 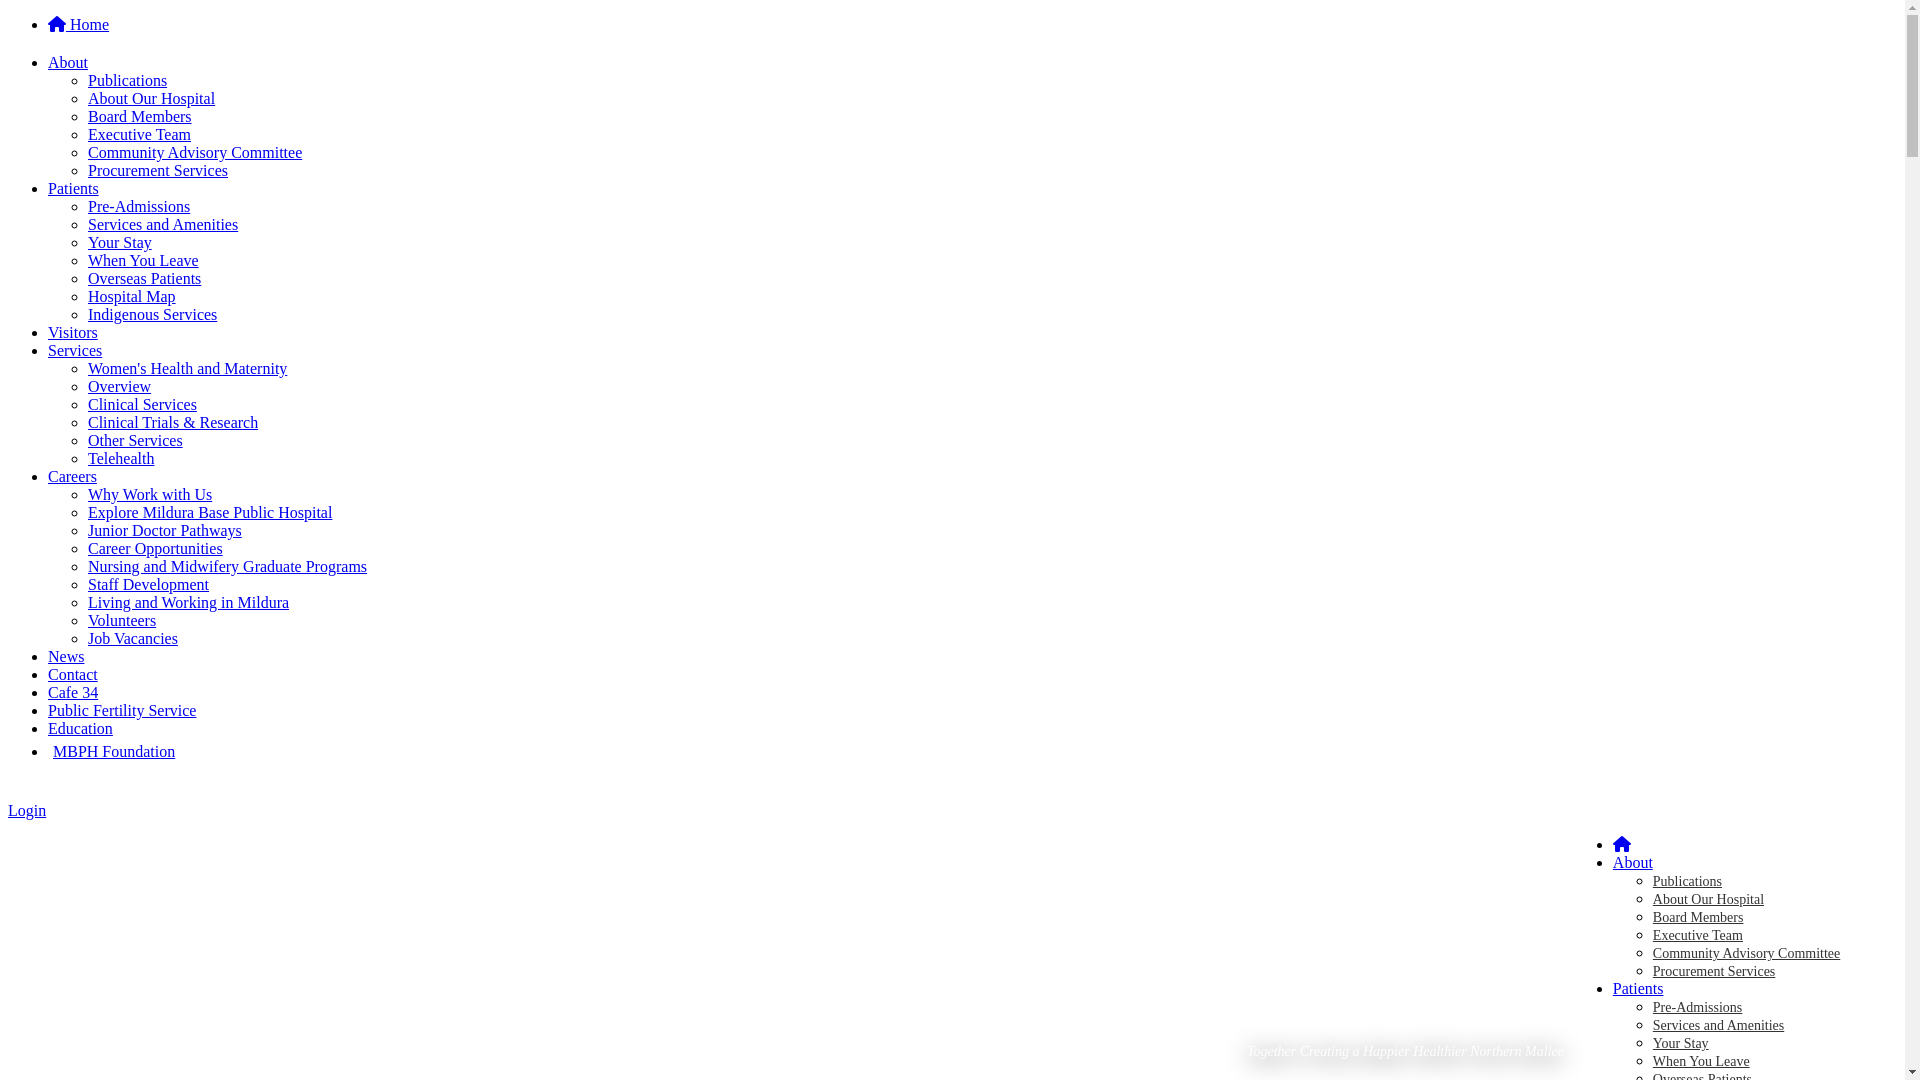 I want to click on 'Your Stay', so click(x=1680, y=1042).